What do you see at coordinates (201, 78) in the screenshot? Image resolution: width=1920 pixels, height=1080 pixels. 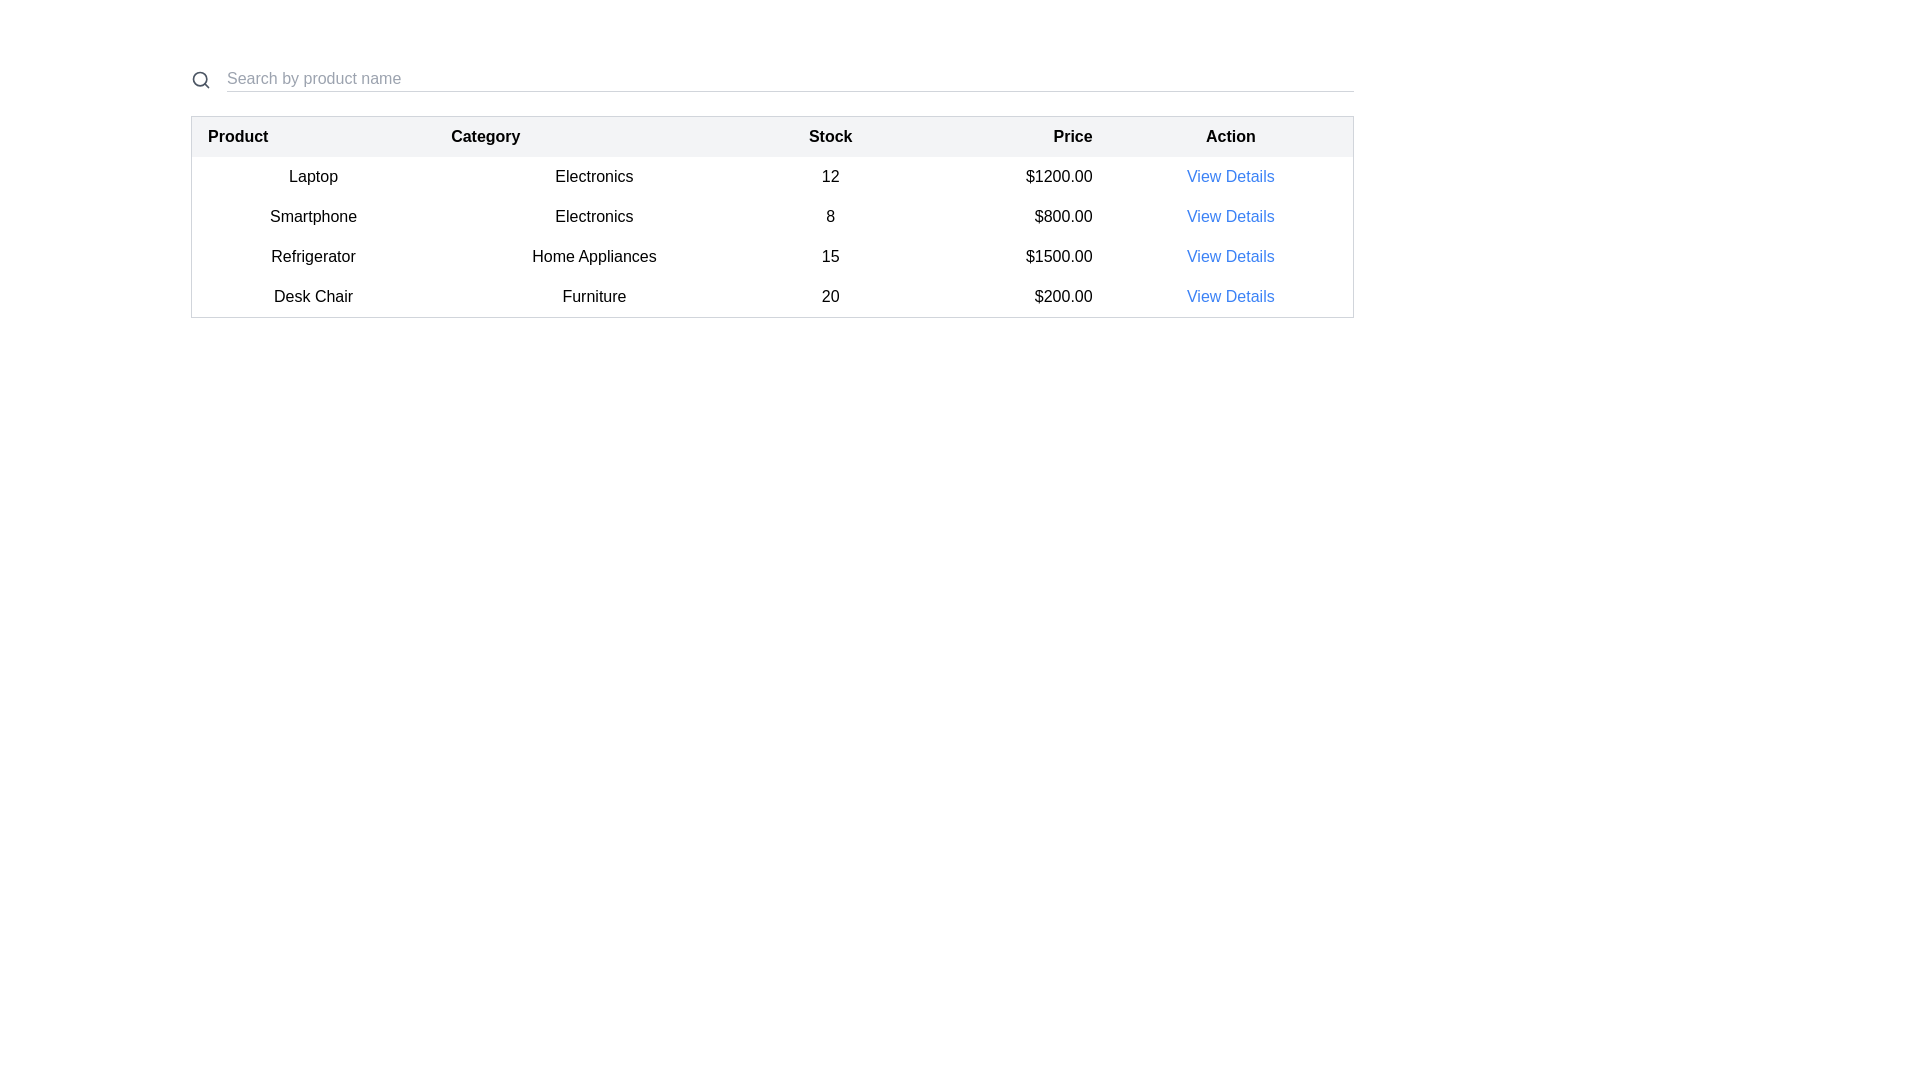 I see `the gray magnifying glass icon with a circular lens and handle located at the start of the search bar, positioned in the upper left section of the interface` at bounding box center [201, 78].